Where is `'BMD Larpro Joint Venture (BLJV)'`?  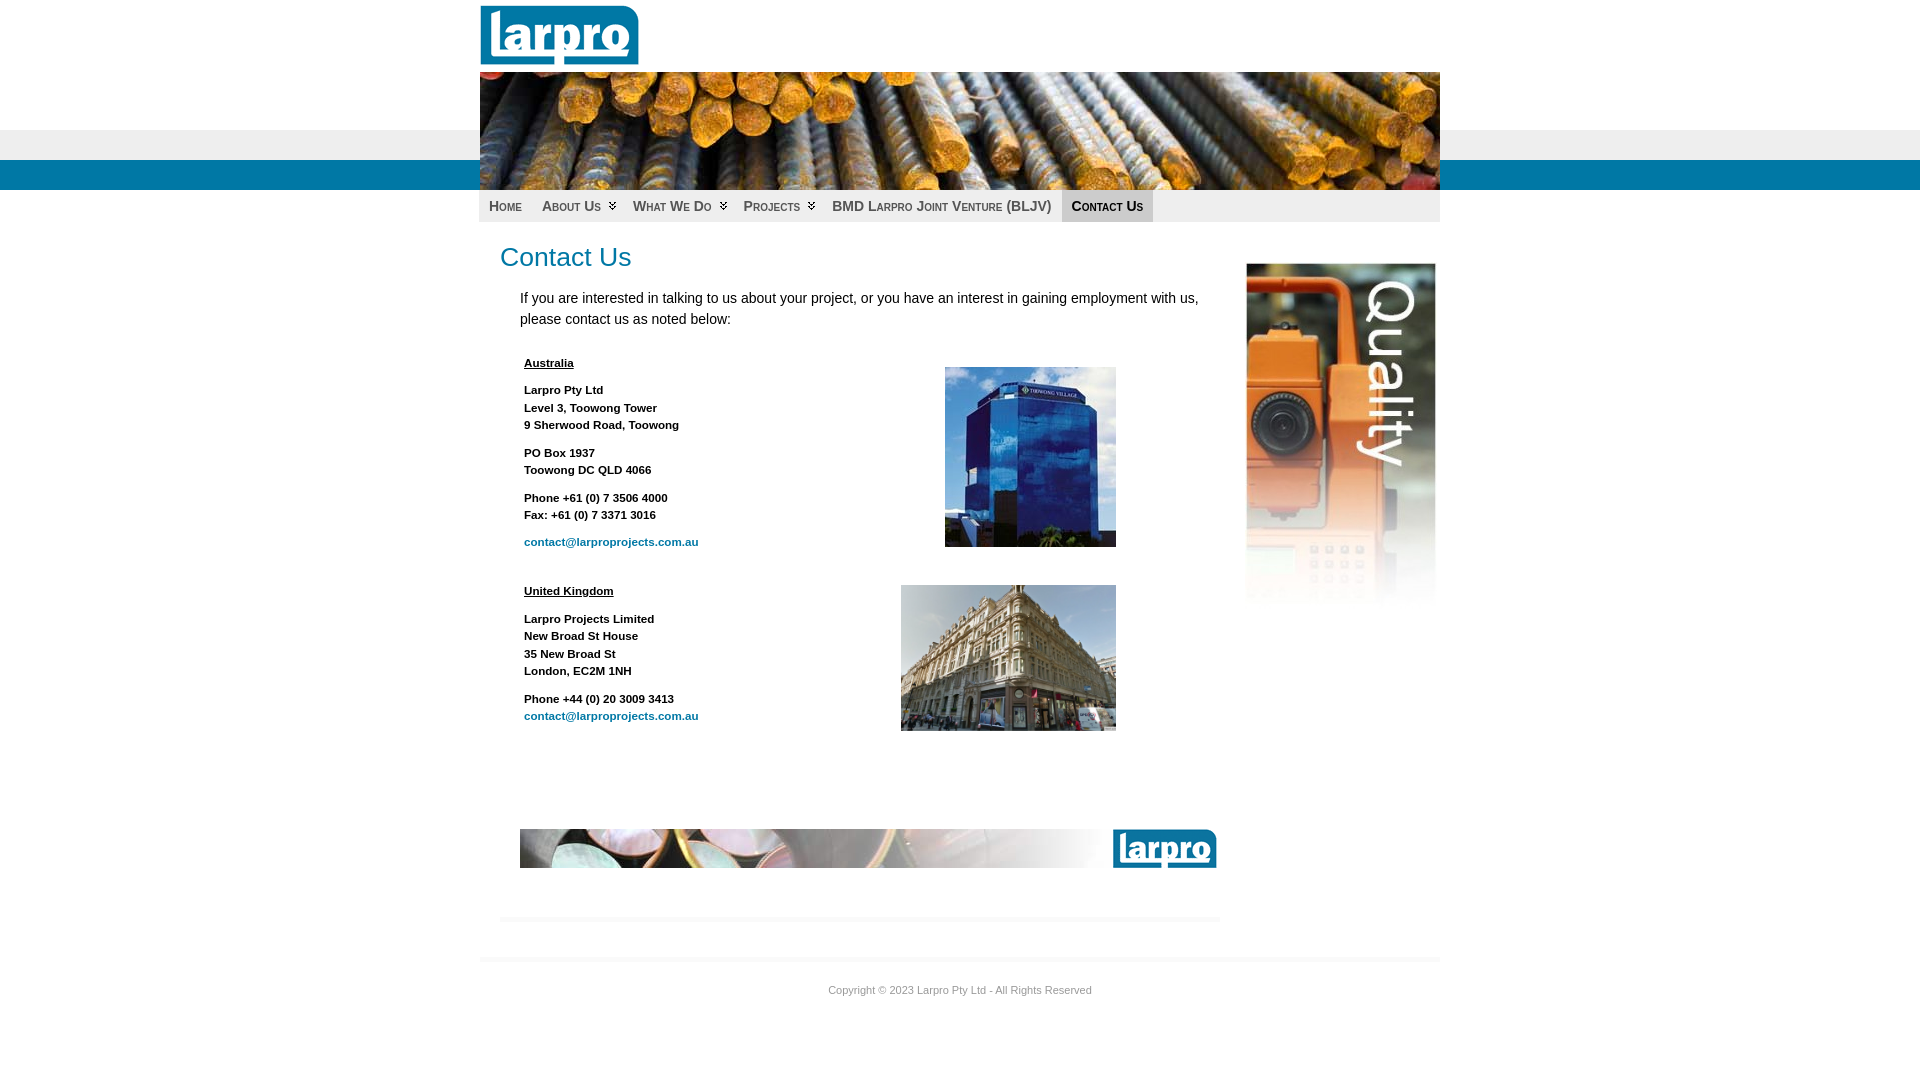 'BMD Larpro Joint Venture (BLJV)' is located at coordinates (940, 205).